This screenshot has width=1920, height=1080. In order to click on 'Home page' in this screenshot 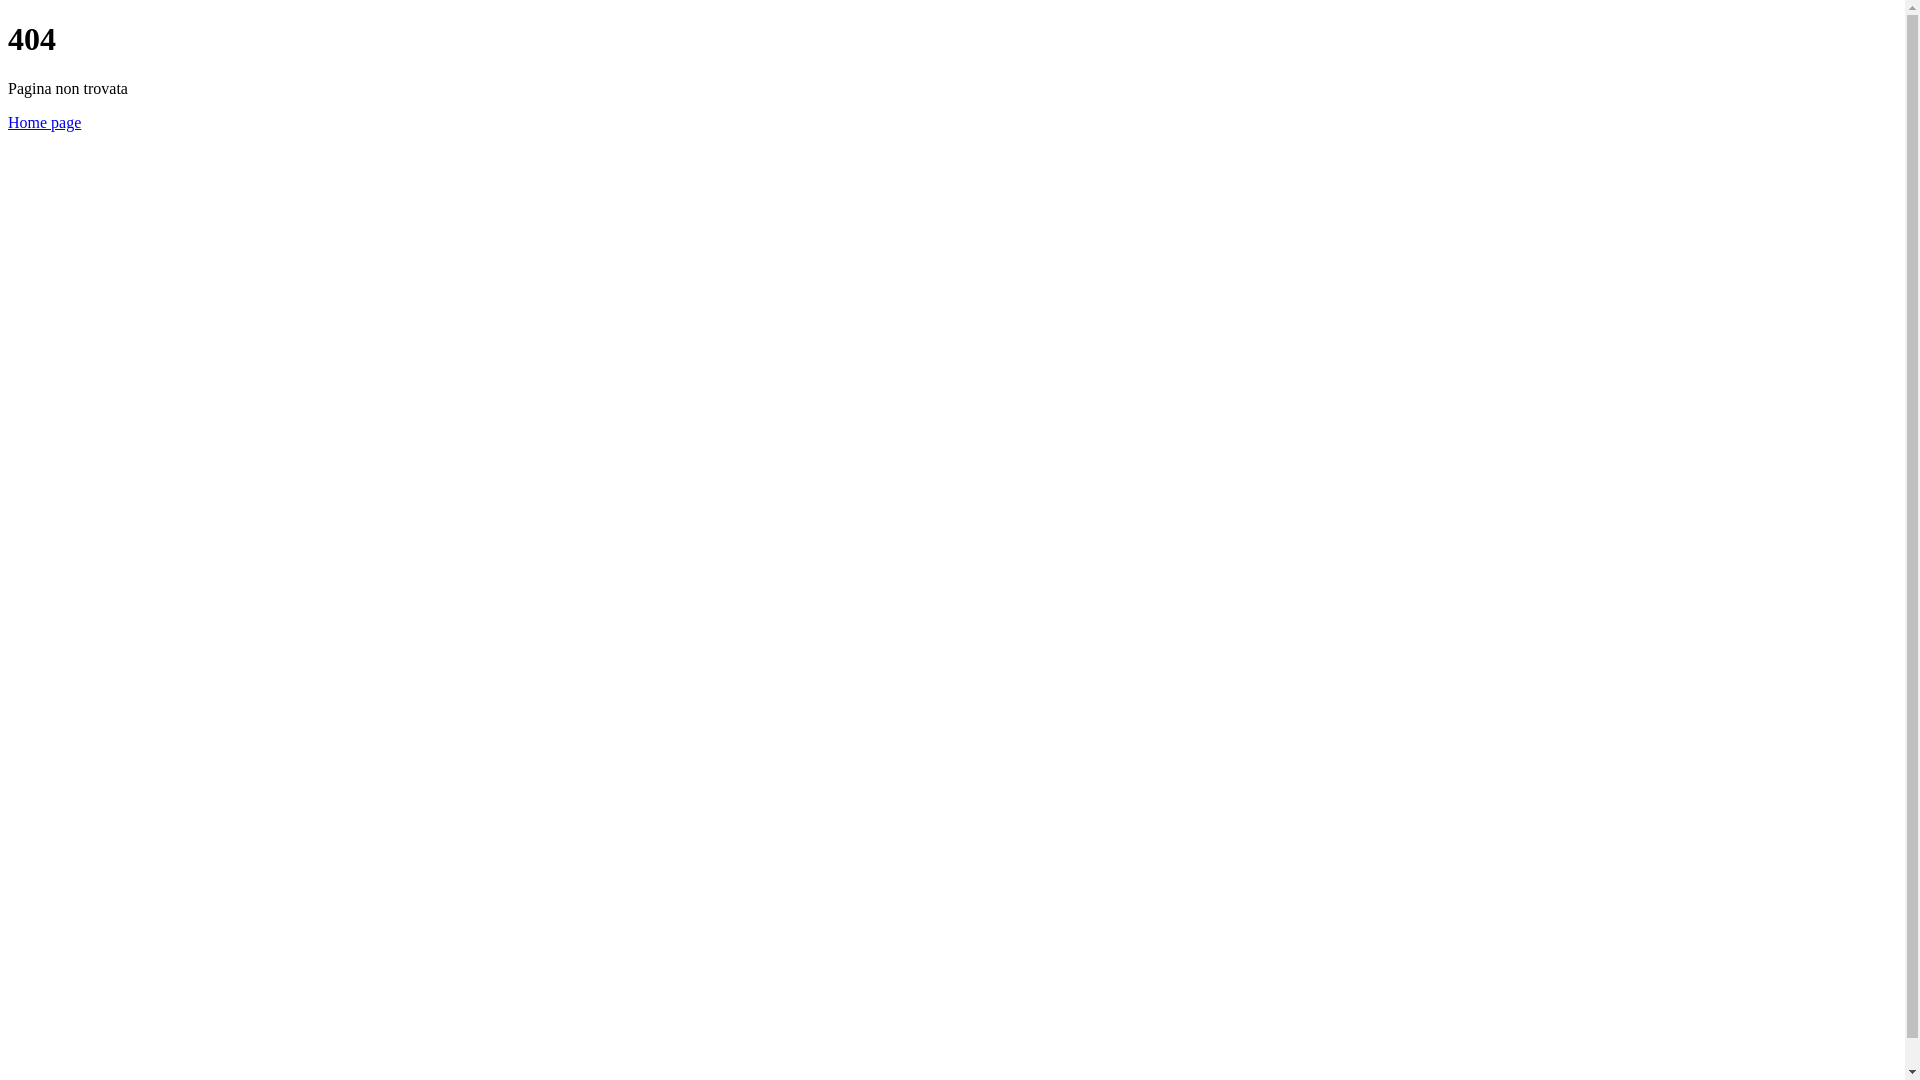, I will do `click(44, 122)`.